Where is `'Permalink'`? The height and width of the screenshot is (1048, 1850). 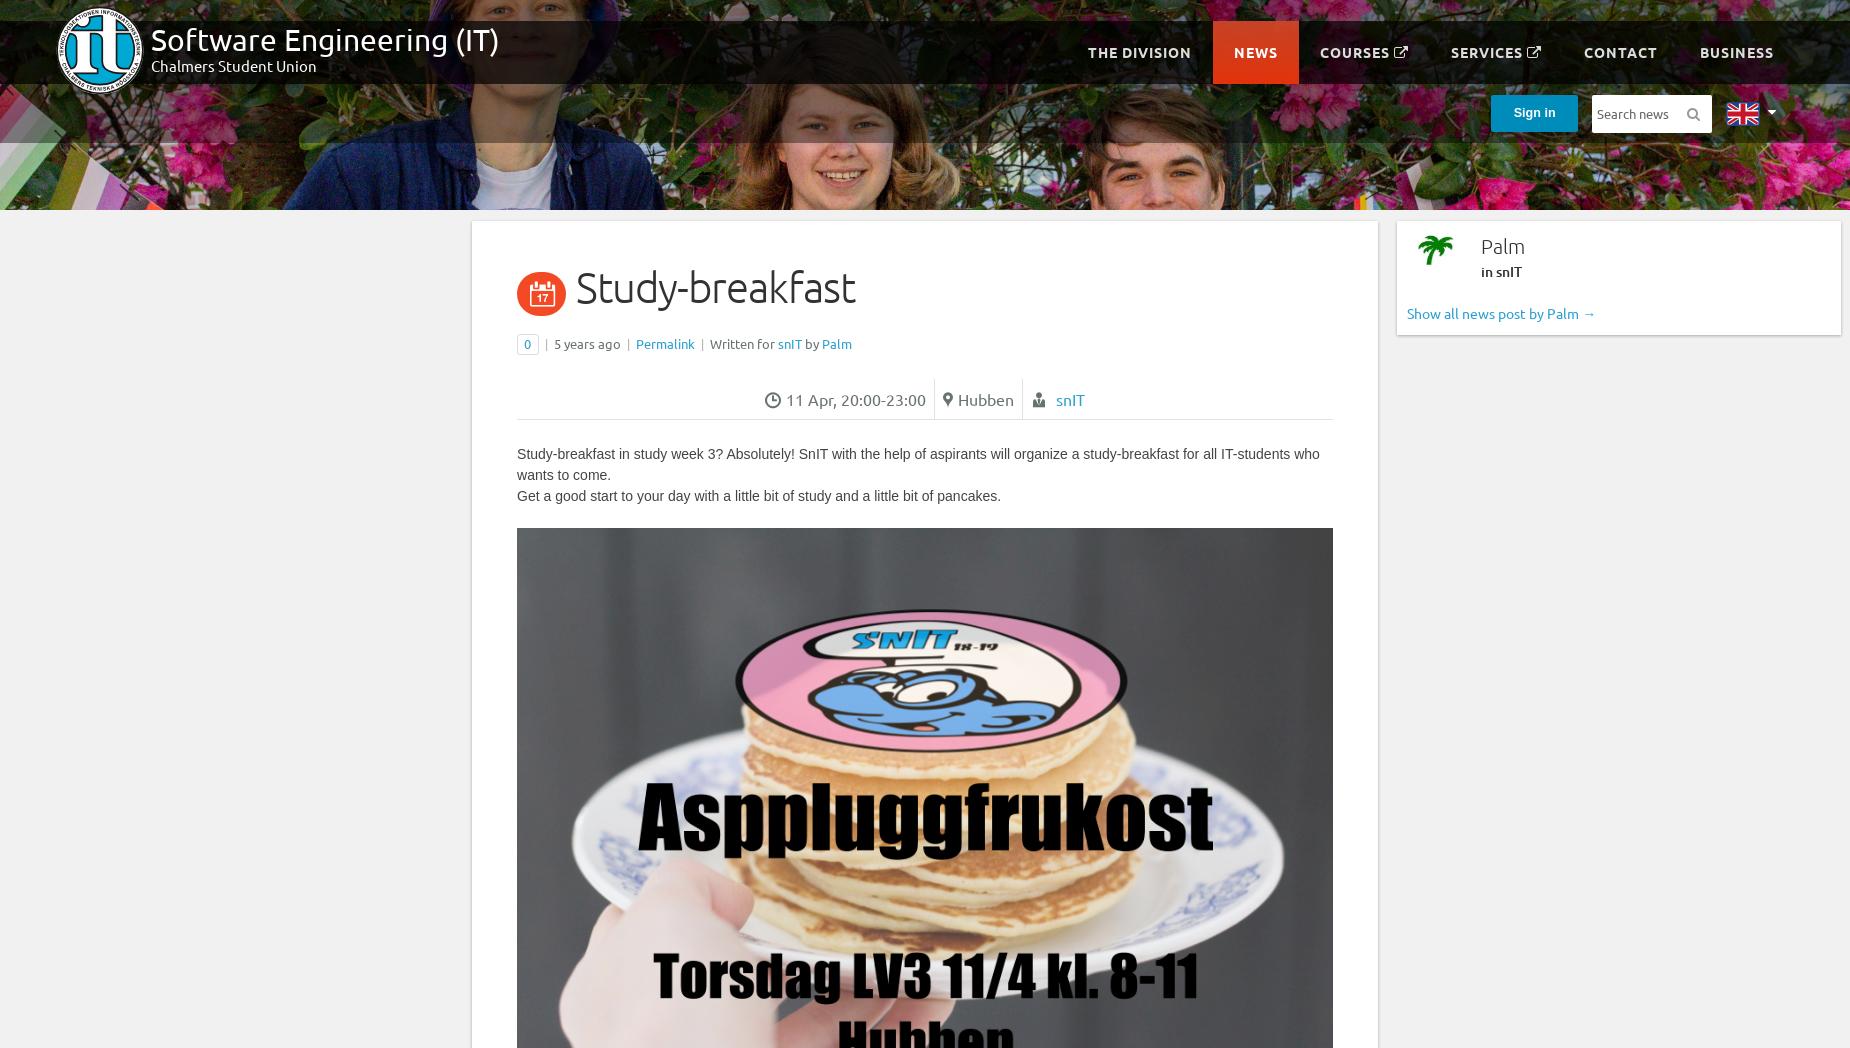
'Permalink' is located at coordinates (664, 342).